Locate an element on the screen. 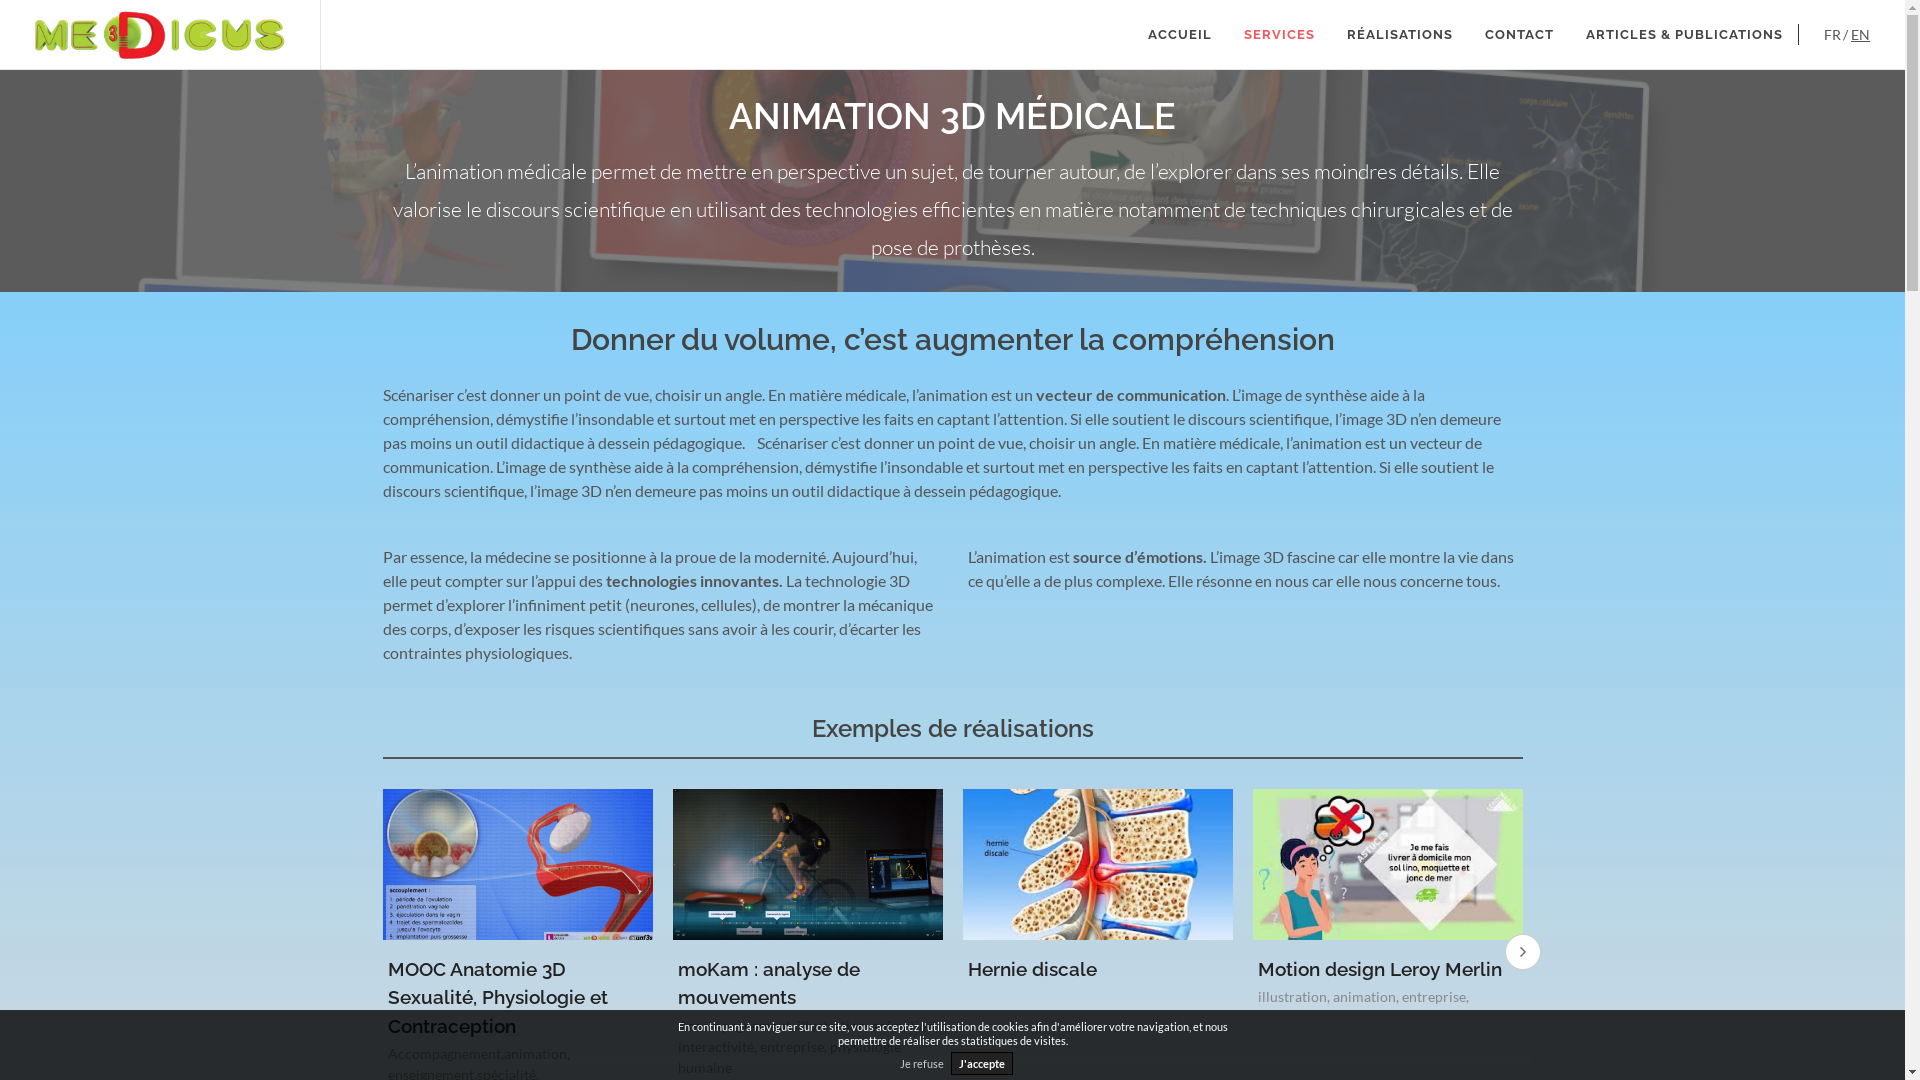  'physiologie humaine' is located at coordinates (788, 1055).